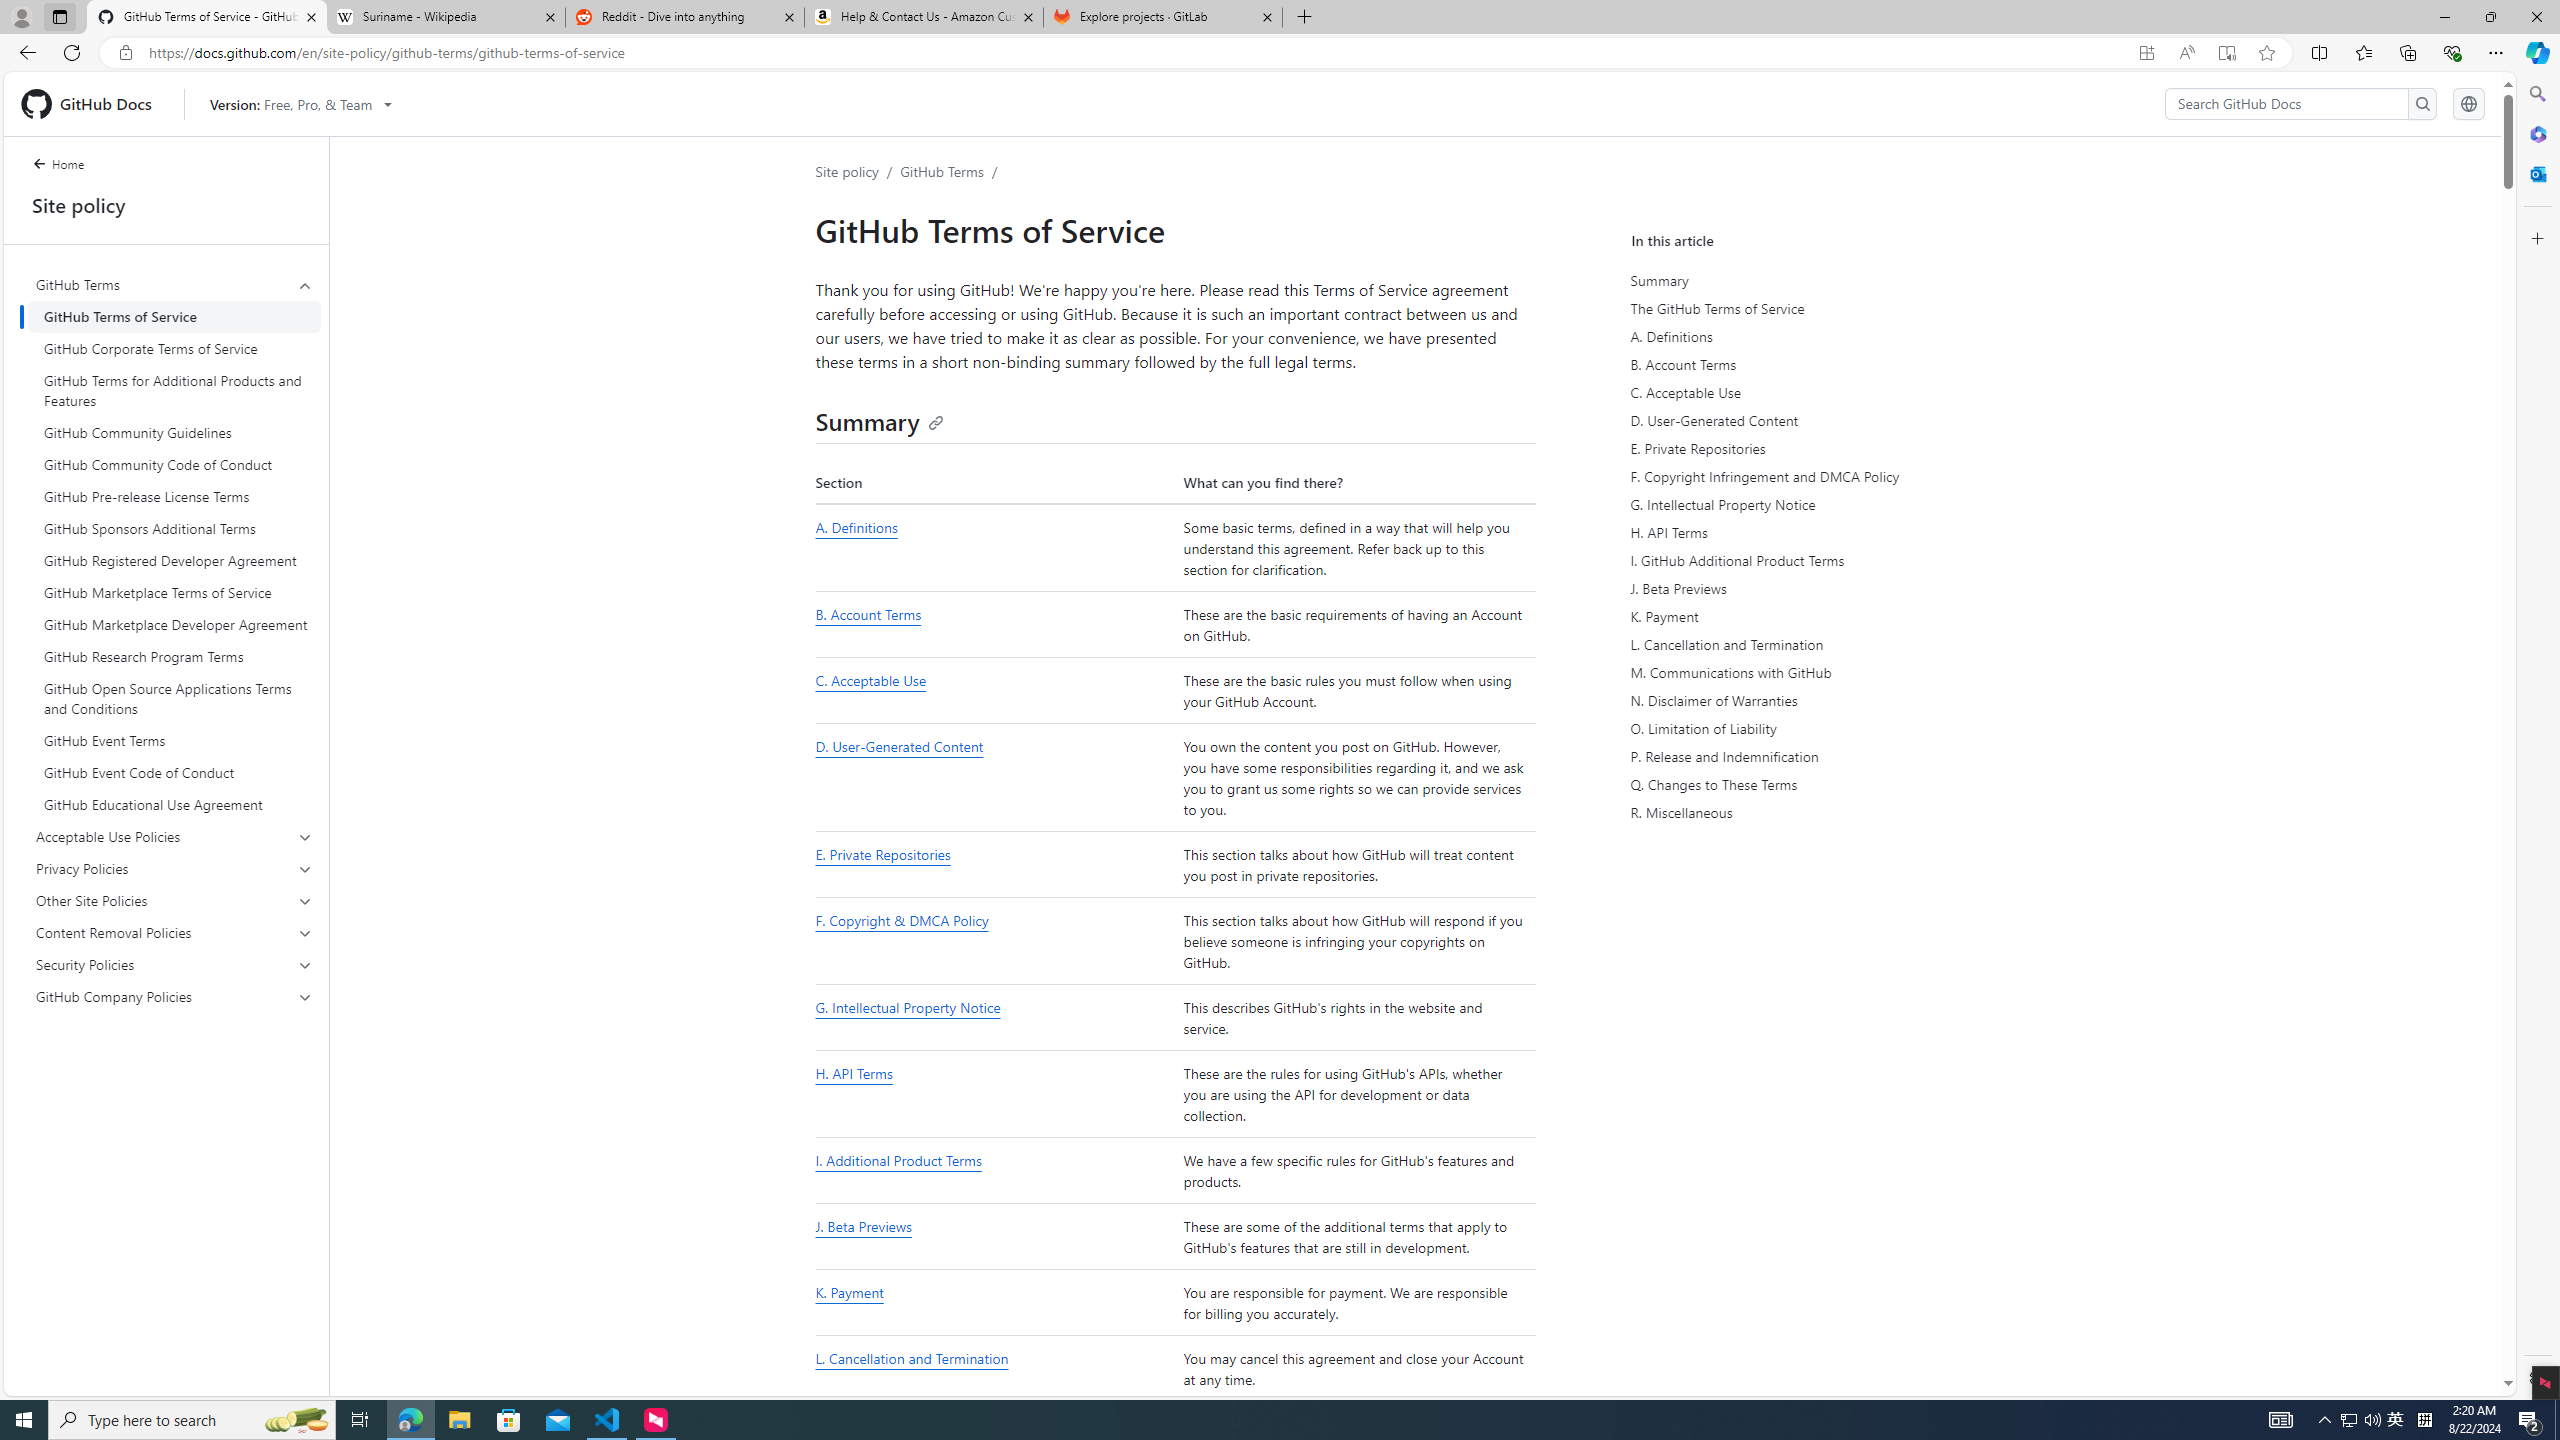 The image size is (2560, 1440). Describe the element at coordinates (1818, 559) in the screenshot. I see `'I. GitHub Additional Product Terms'` at that location.